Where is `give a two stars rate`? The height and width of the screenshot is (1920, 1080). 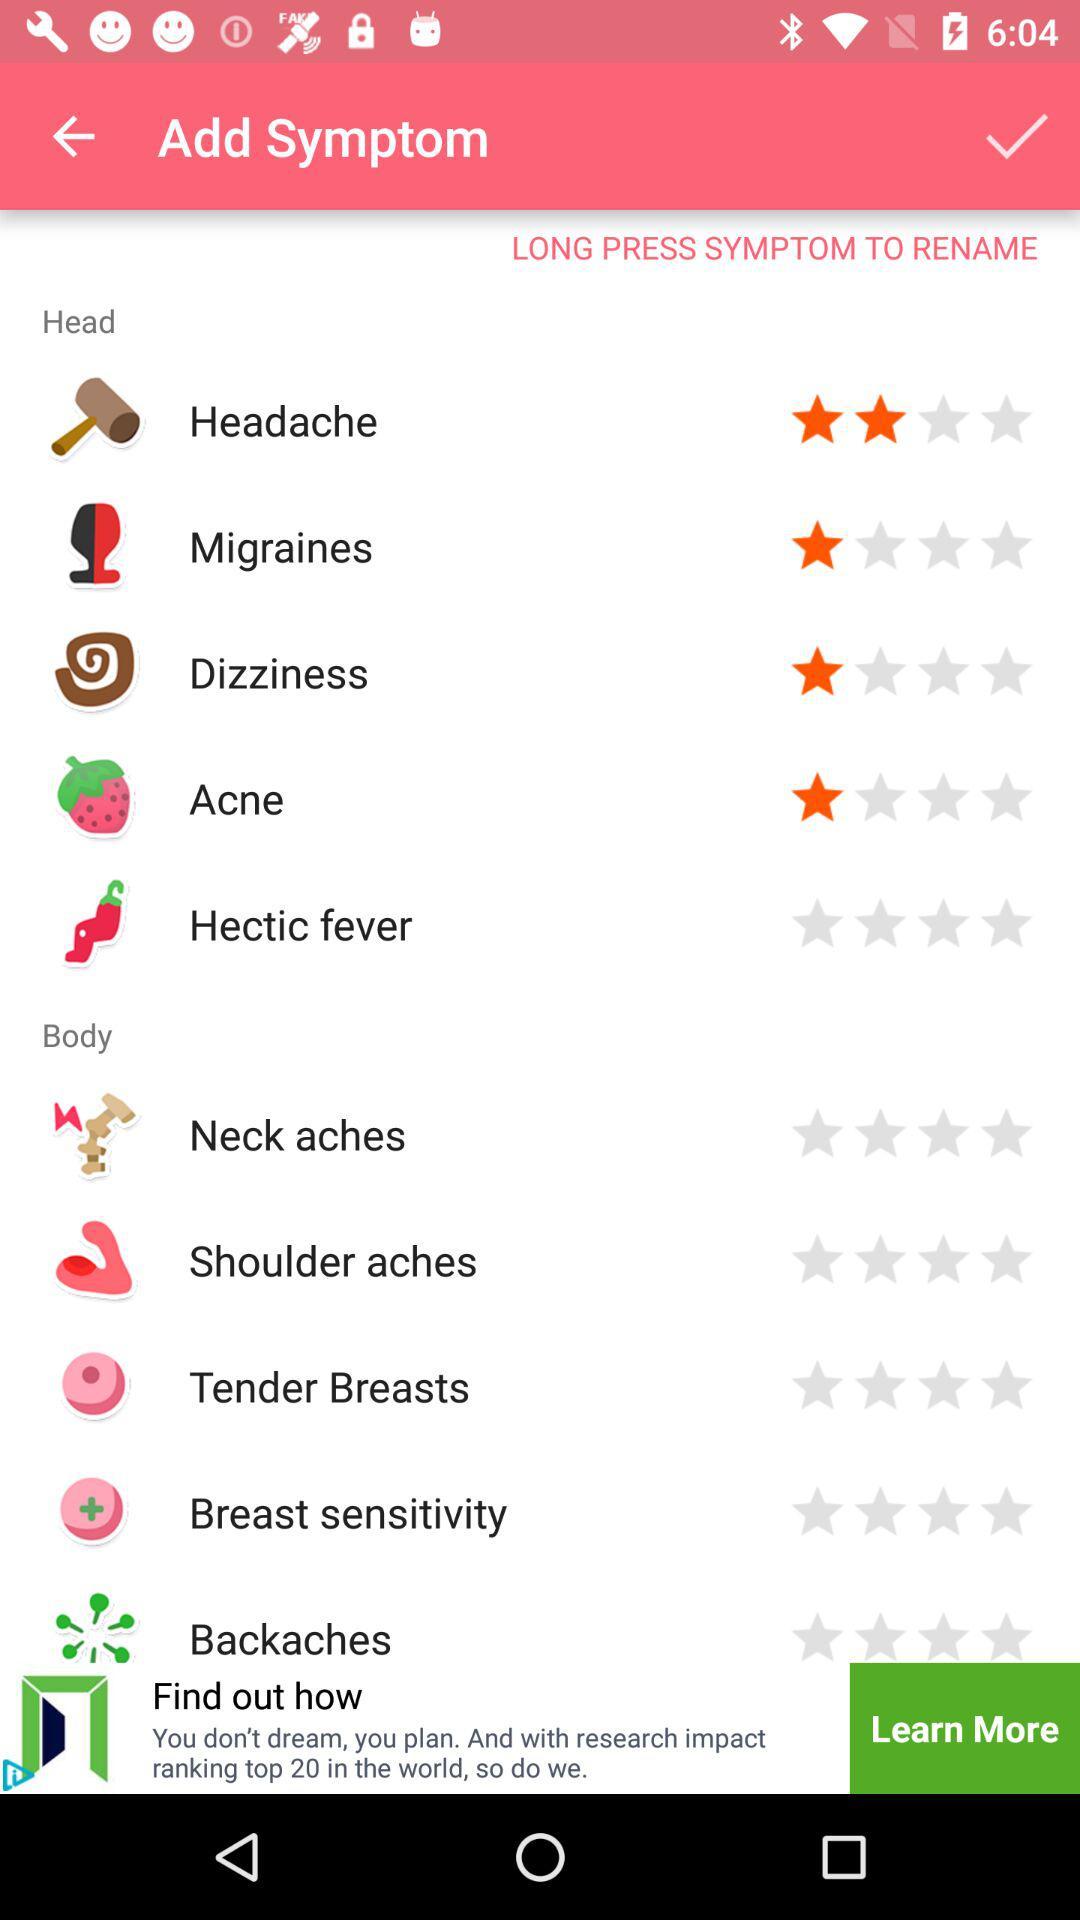 give a two stars rate is located at coordinates (879, 546).